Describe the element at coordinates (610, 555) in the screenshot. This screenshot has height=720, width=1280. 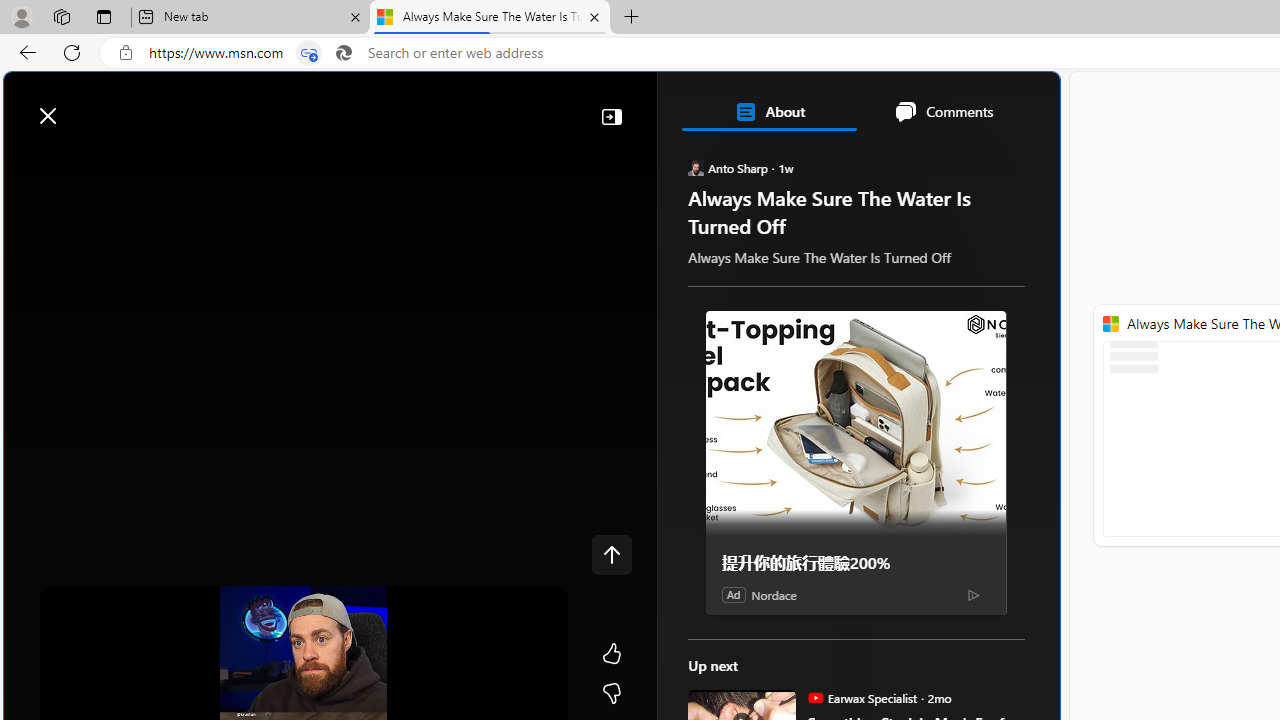
I see `'Class: control icon-only'` at that location.